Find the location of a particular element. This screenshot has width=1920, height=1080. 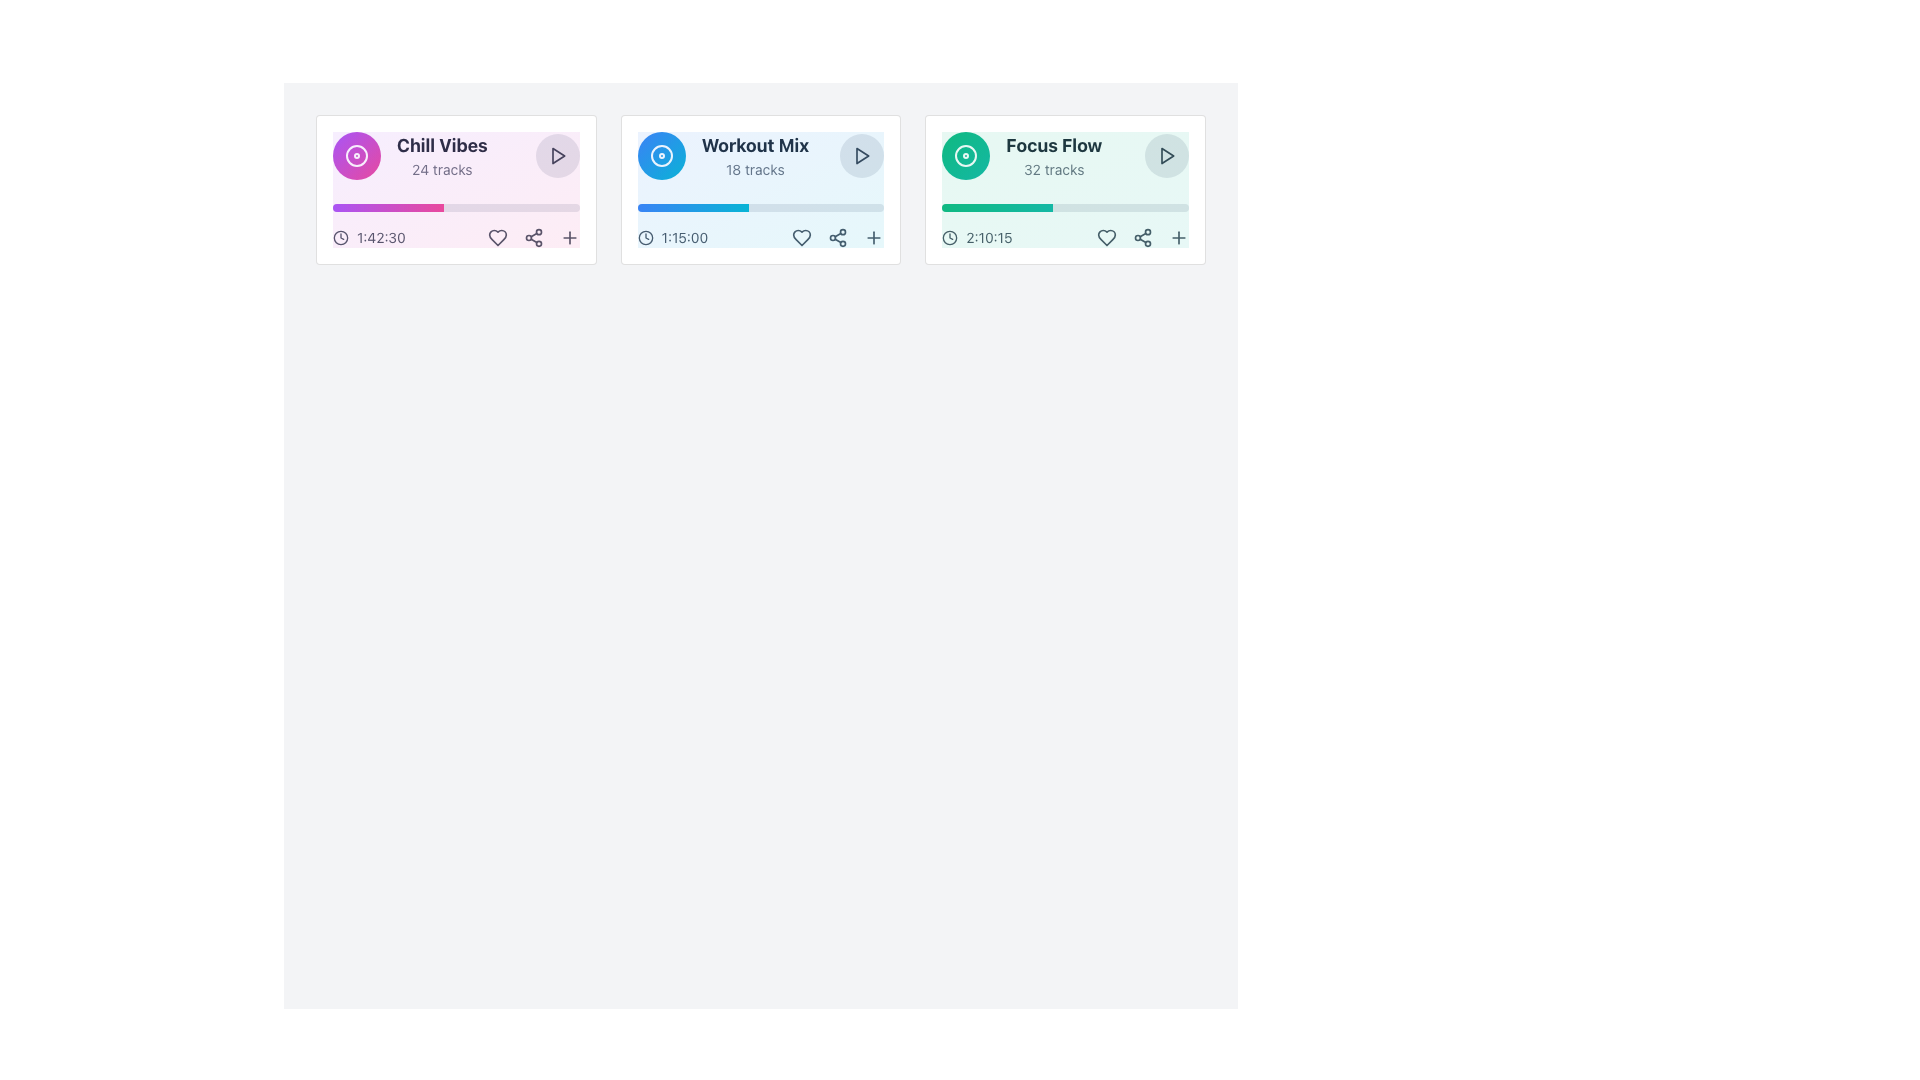

the circular element with a gradient background transitioning from emerald green to teal, featuring a rotating disc icon at its center, located at the top-right corner of the third card in the 'Focus Flow' group by moving the cursor to it is located at coordinates (966, 154).